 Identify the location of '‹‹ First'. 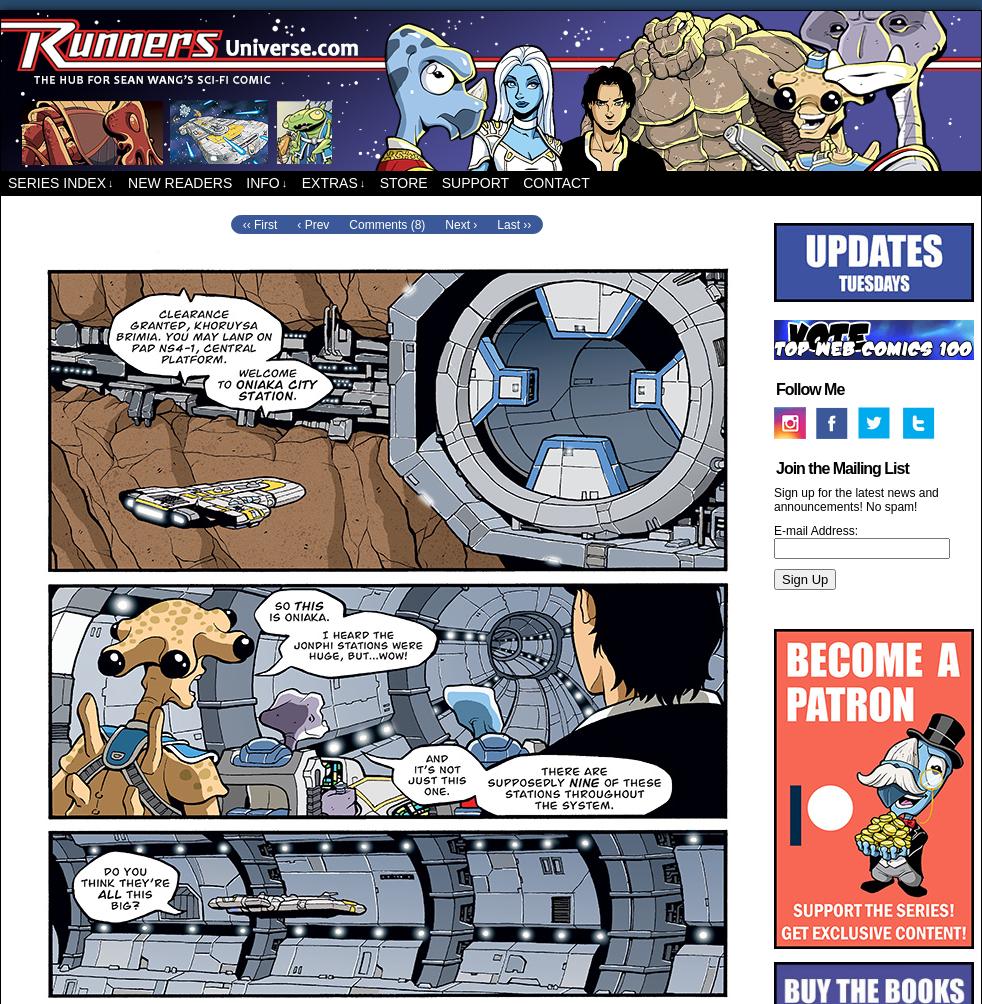
(259, 222).